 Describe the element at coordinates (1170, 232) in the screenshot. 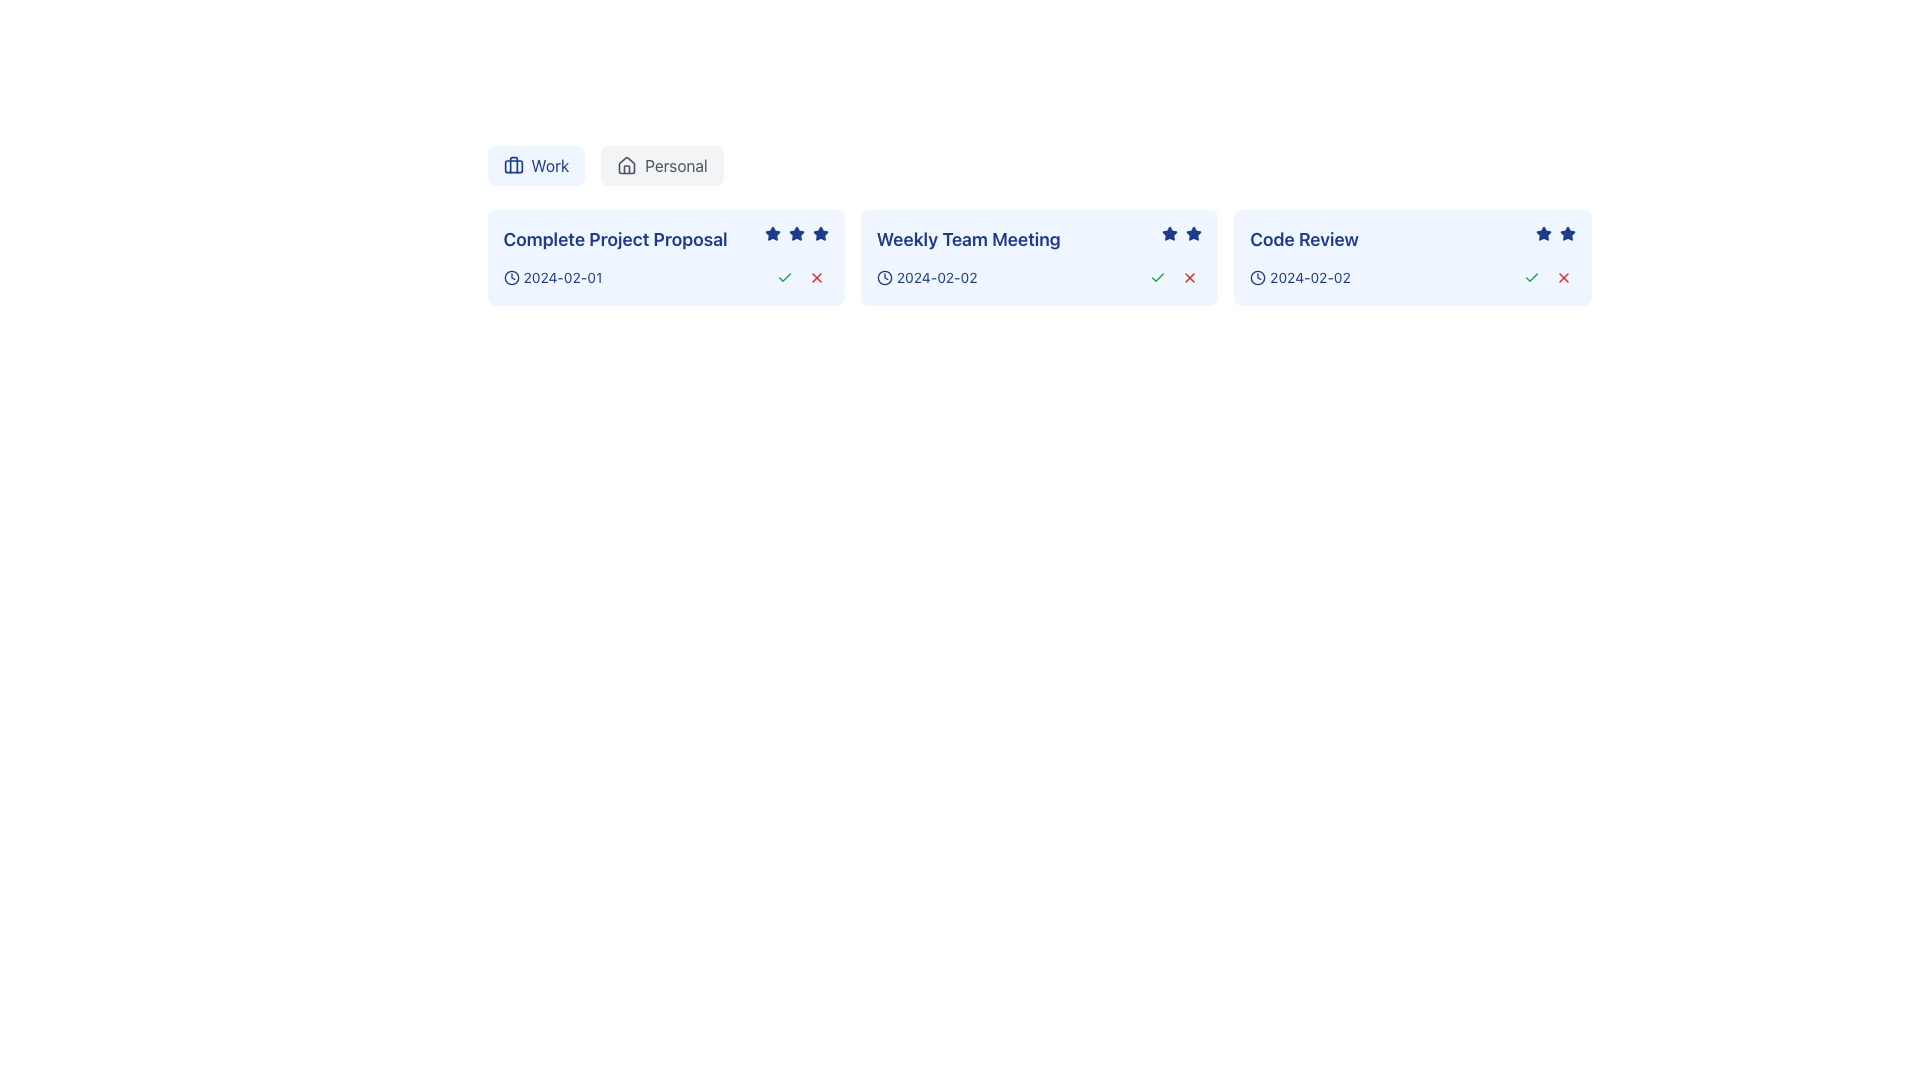

I see `the blue star-shaped icon within the 'Weekly Team Meeting' task card` at that location.